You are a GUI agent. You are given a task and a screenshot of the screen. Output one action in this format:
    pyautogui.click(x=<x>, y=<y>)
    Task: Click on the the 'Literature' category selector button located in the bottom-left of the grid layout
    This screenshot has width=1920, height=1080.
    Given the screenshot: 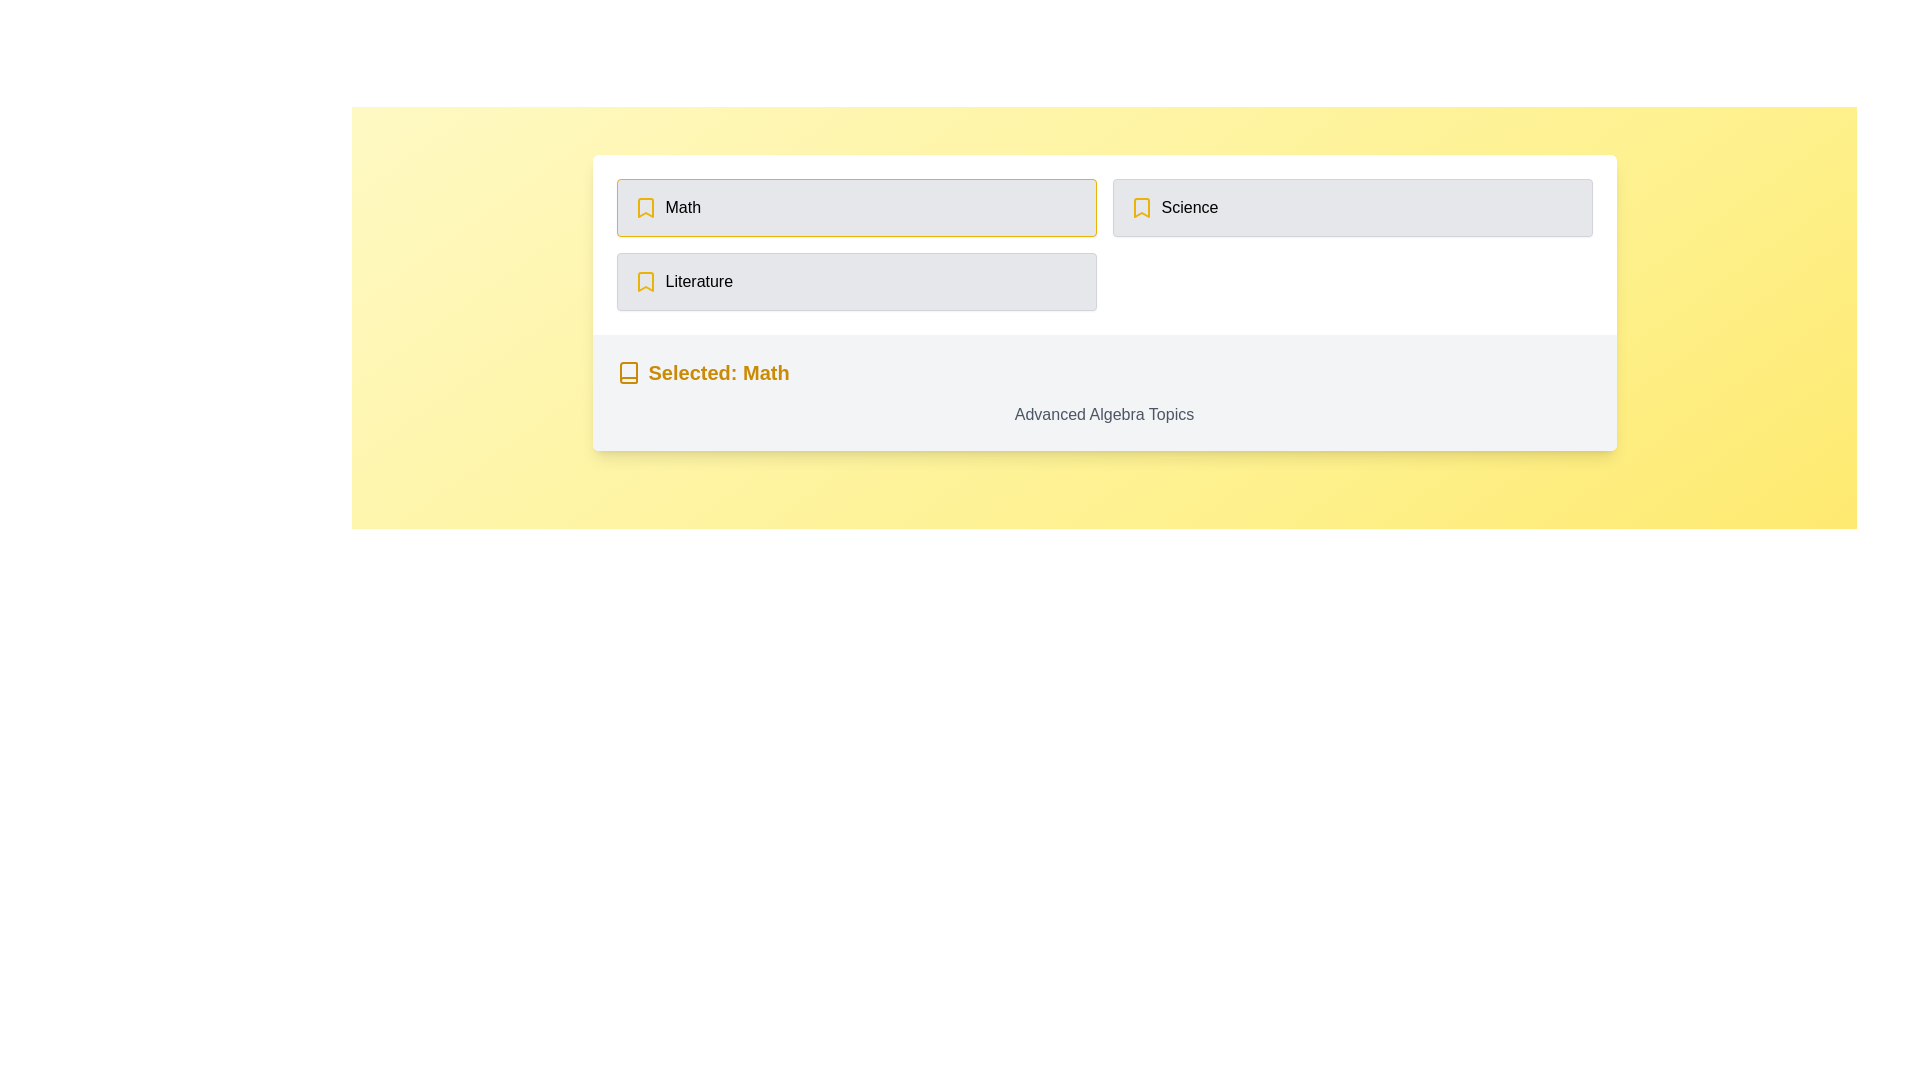 What is the action you would take?
    pyautogui.click(x=856, y=281)
    